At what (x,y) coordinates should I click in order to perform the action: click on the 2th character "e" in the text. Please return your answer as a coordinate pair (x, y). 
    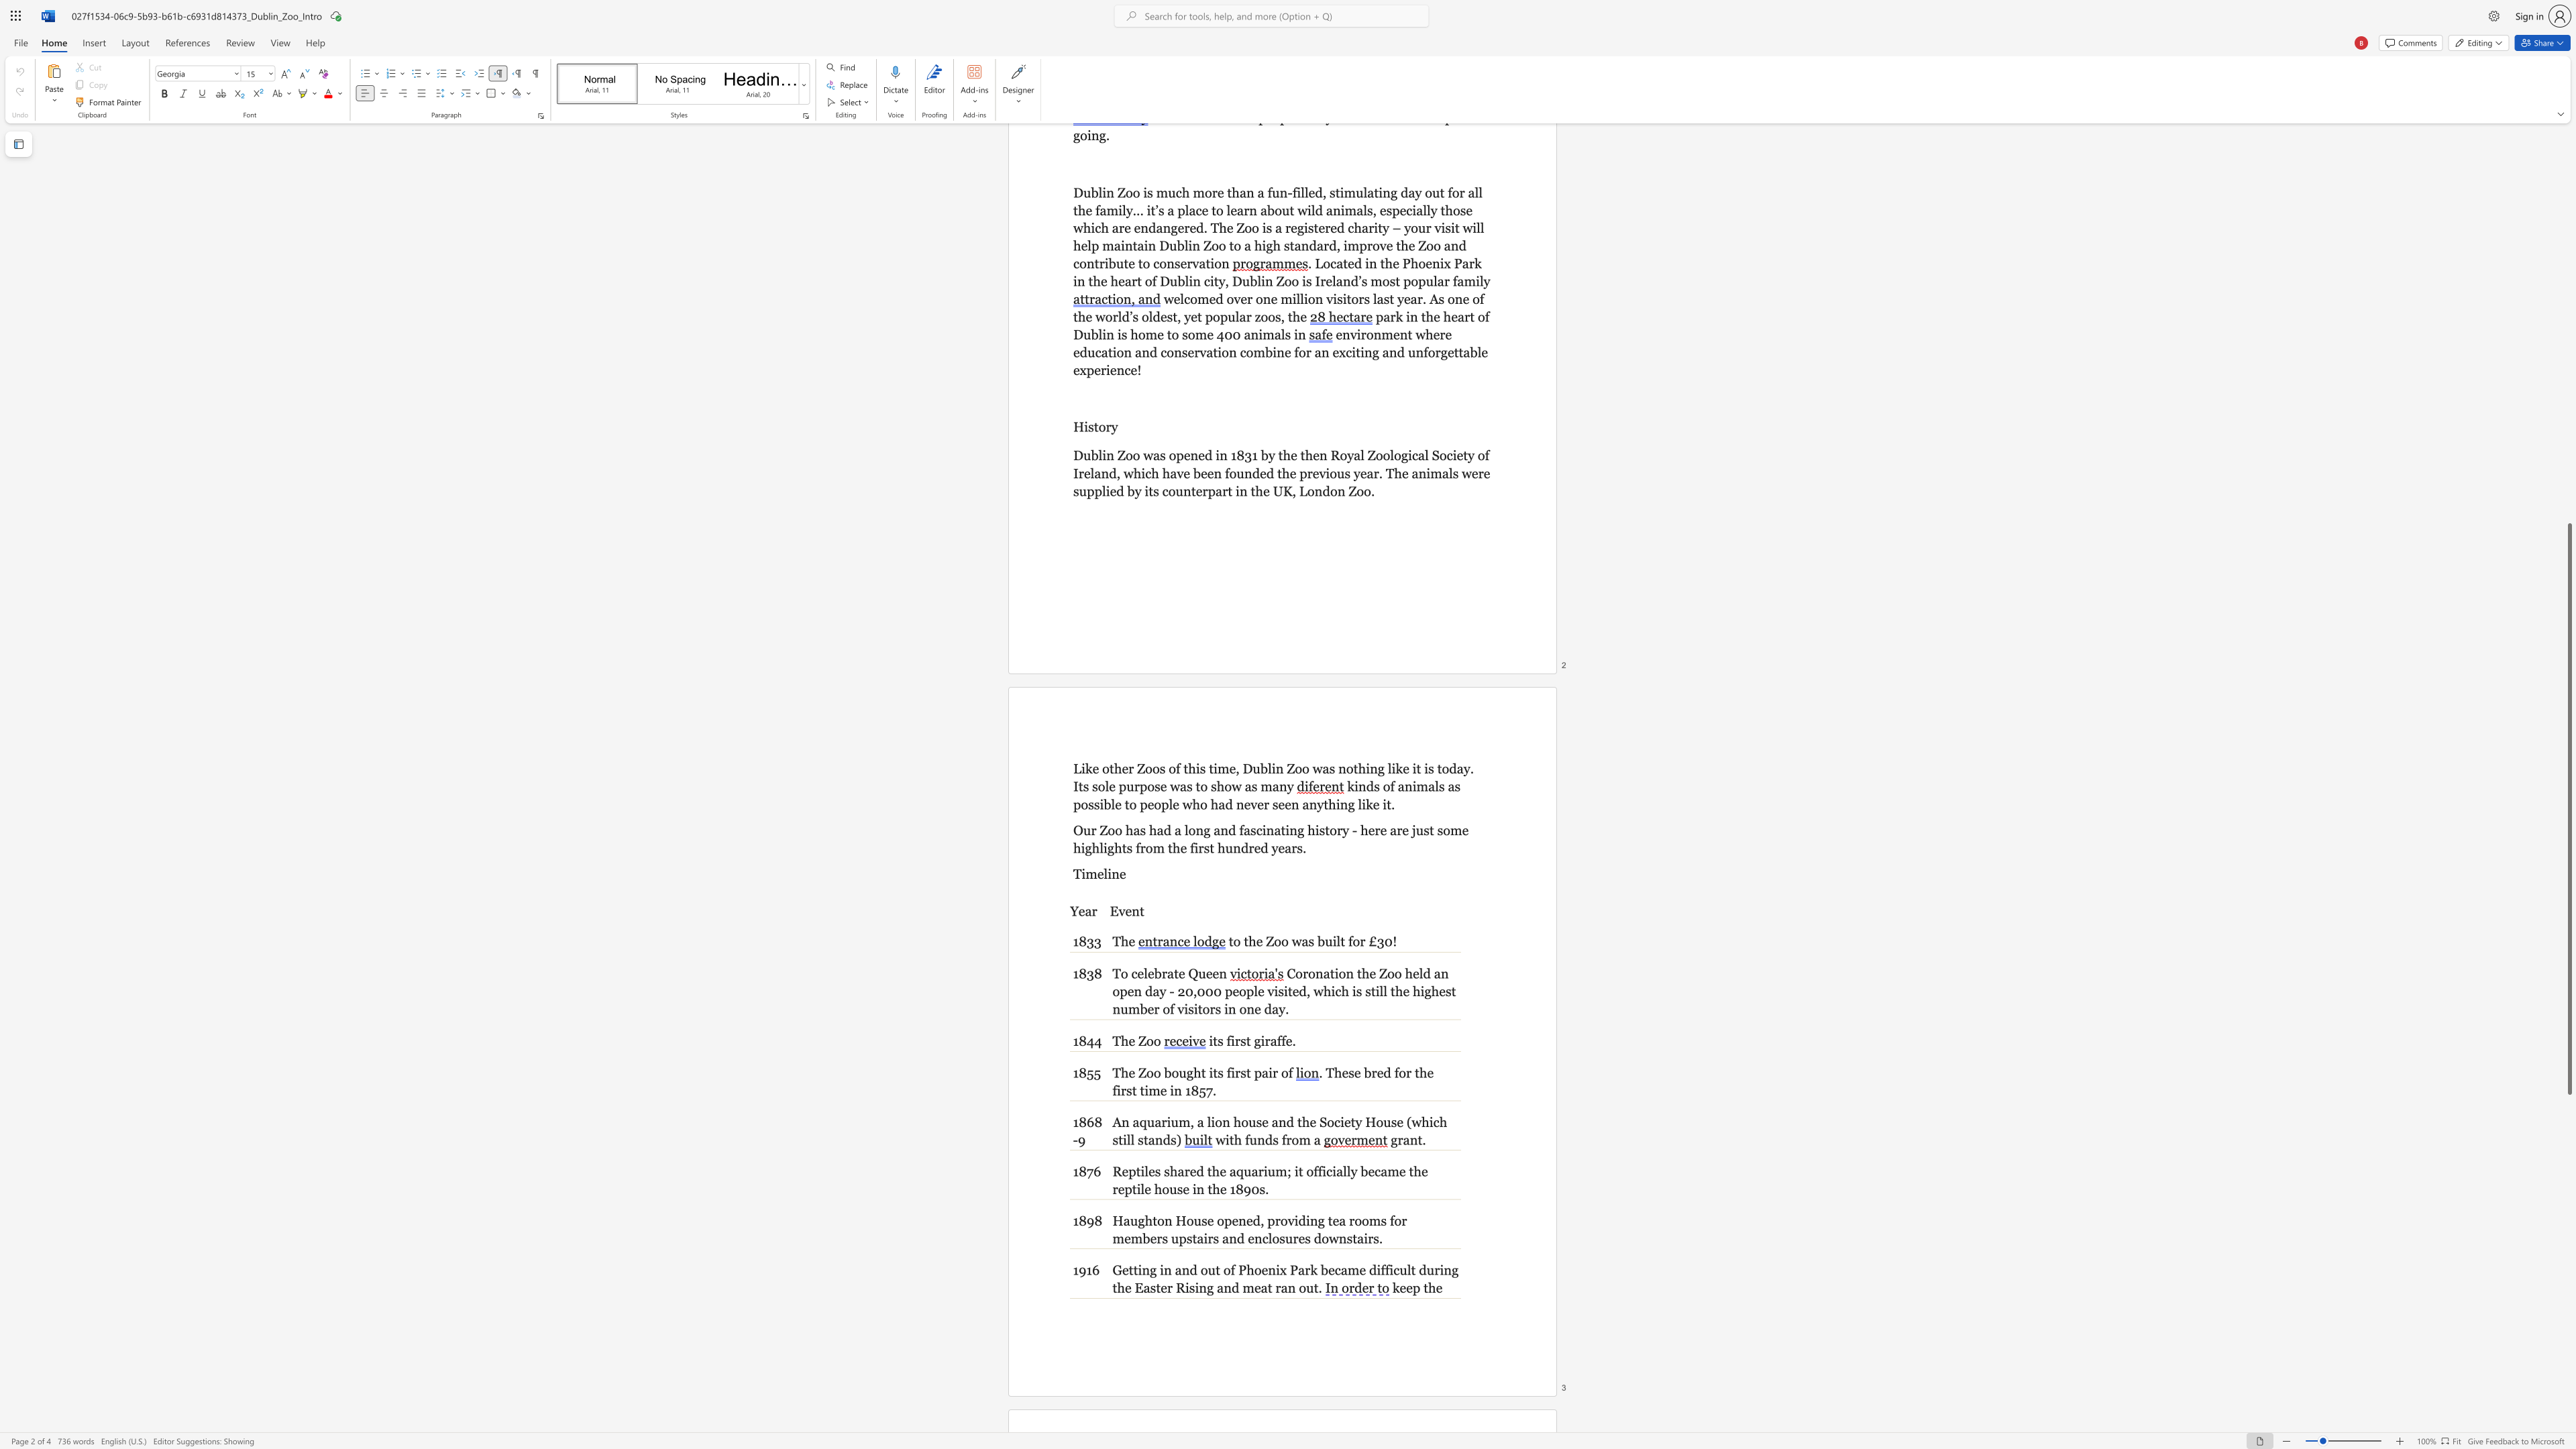
    Looking at the image, I should click on (1149, 972).